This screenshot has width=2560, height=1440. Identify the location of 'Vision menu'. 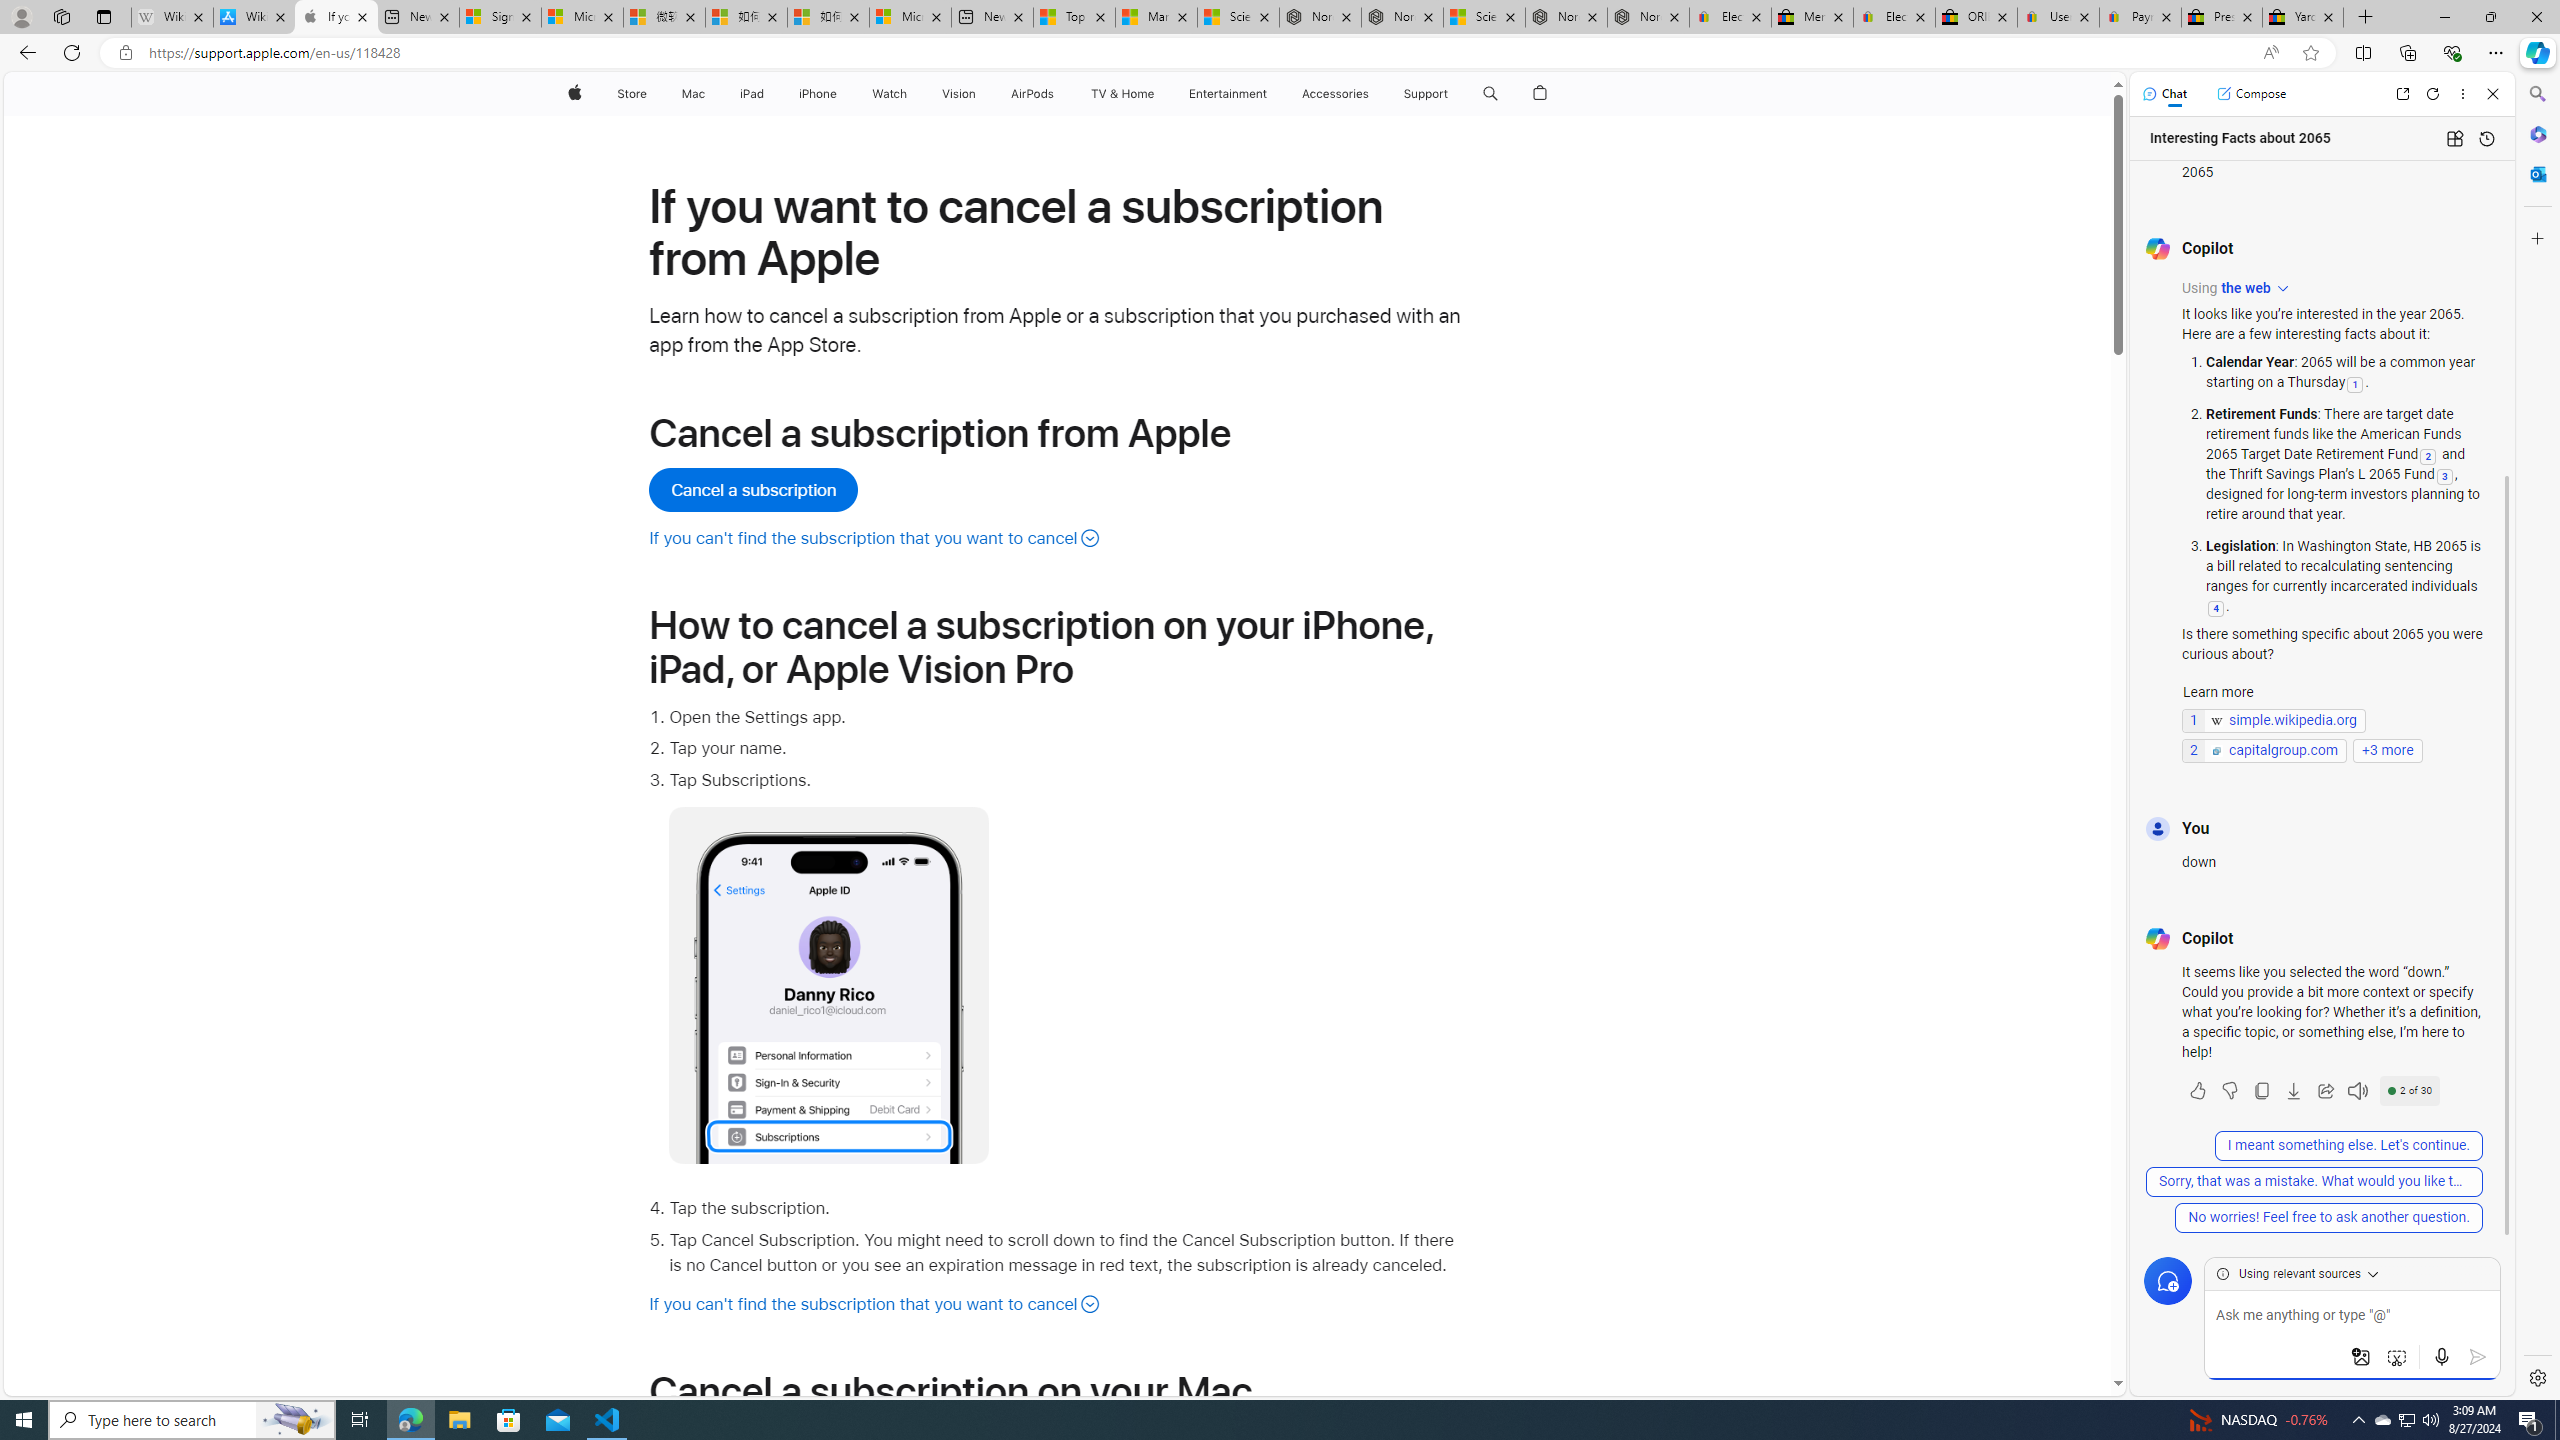
(981, 93).